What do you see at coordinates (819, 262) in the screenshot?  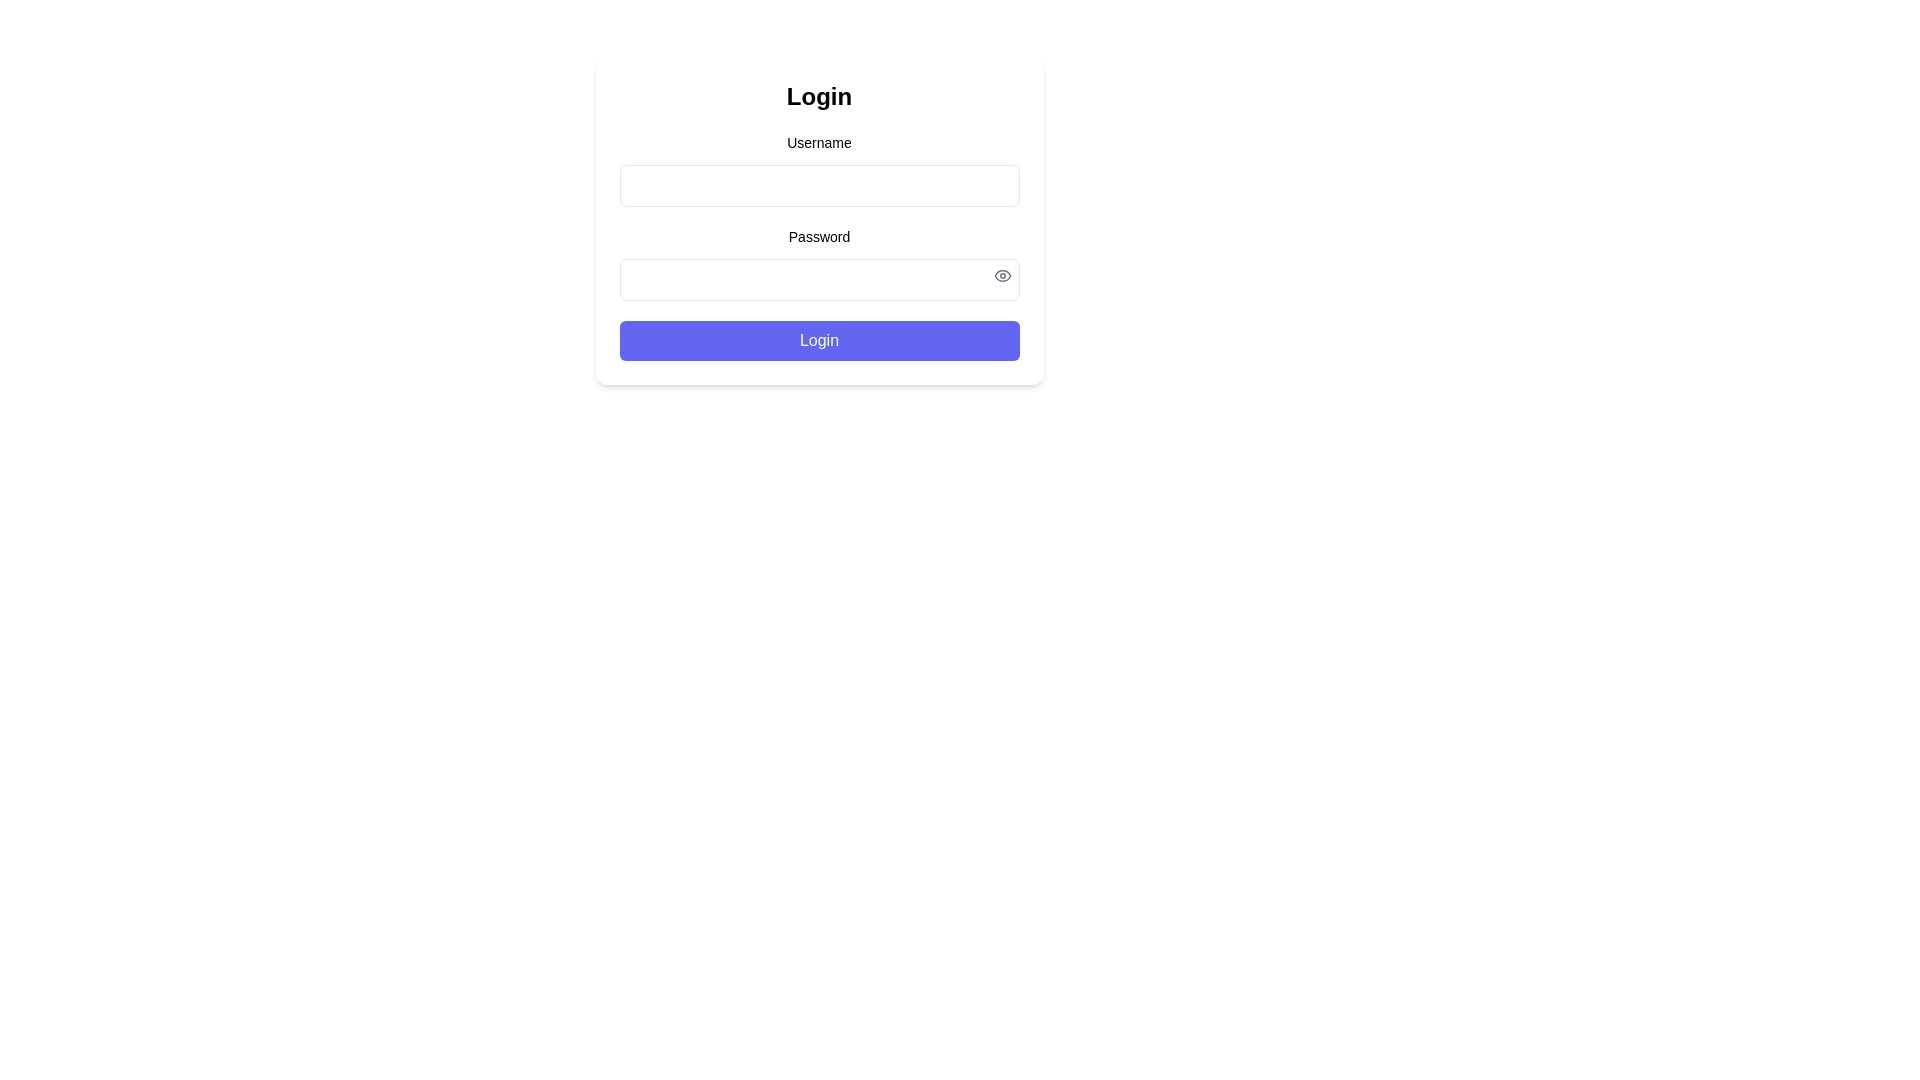 I see `the password input field to focus it, which is centrally positioned below the Username field and above the Login button in the Login dialog box` at bounding box center [819, 262].